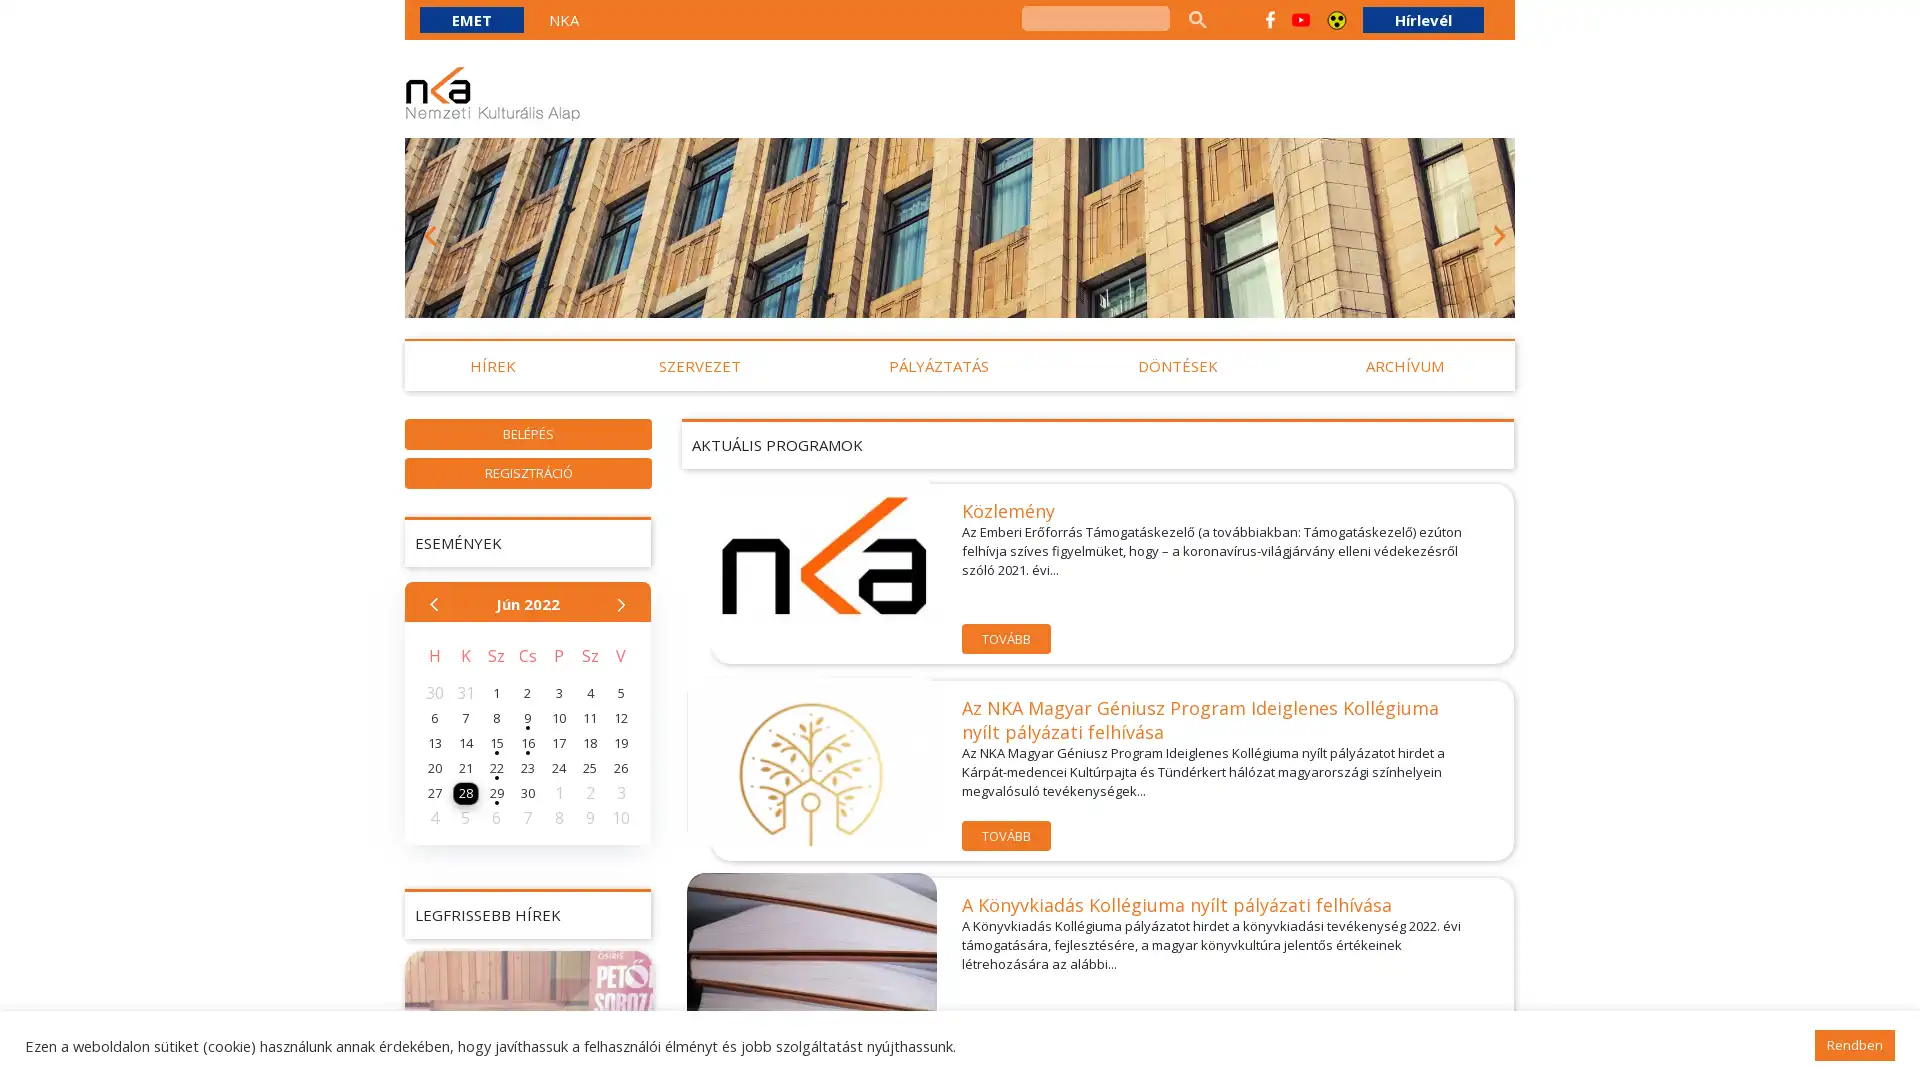 This screenshot has height=1080, width=1920. I want to click on SZERVEZET, so click(699, 366).